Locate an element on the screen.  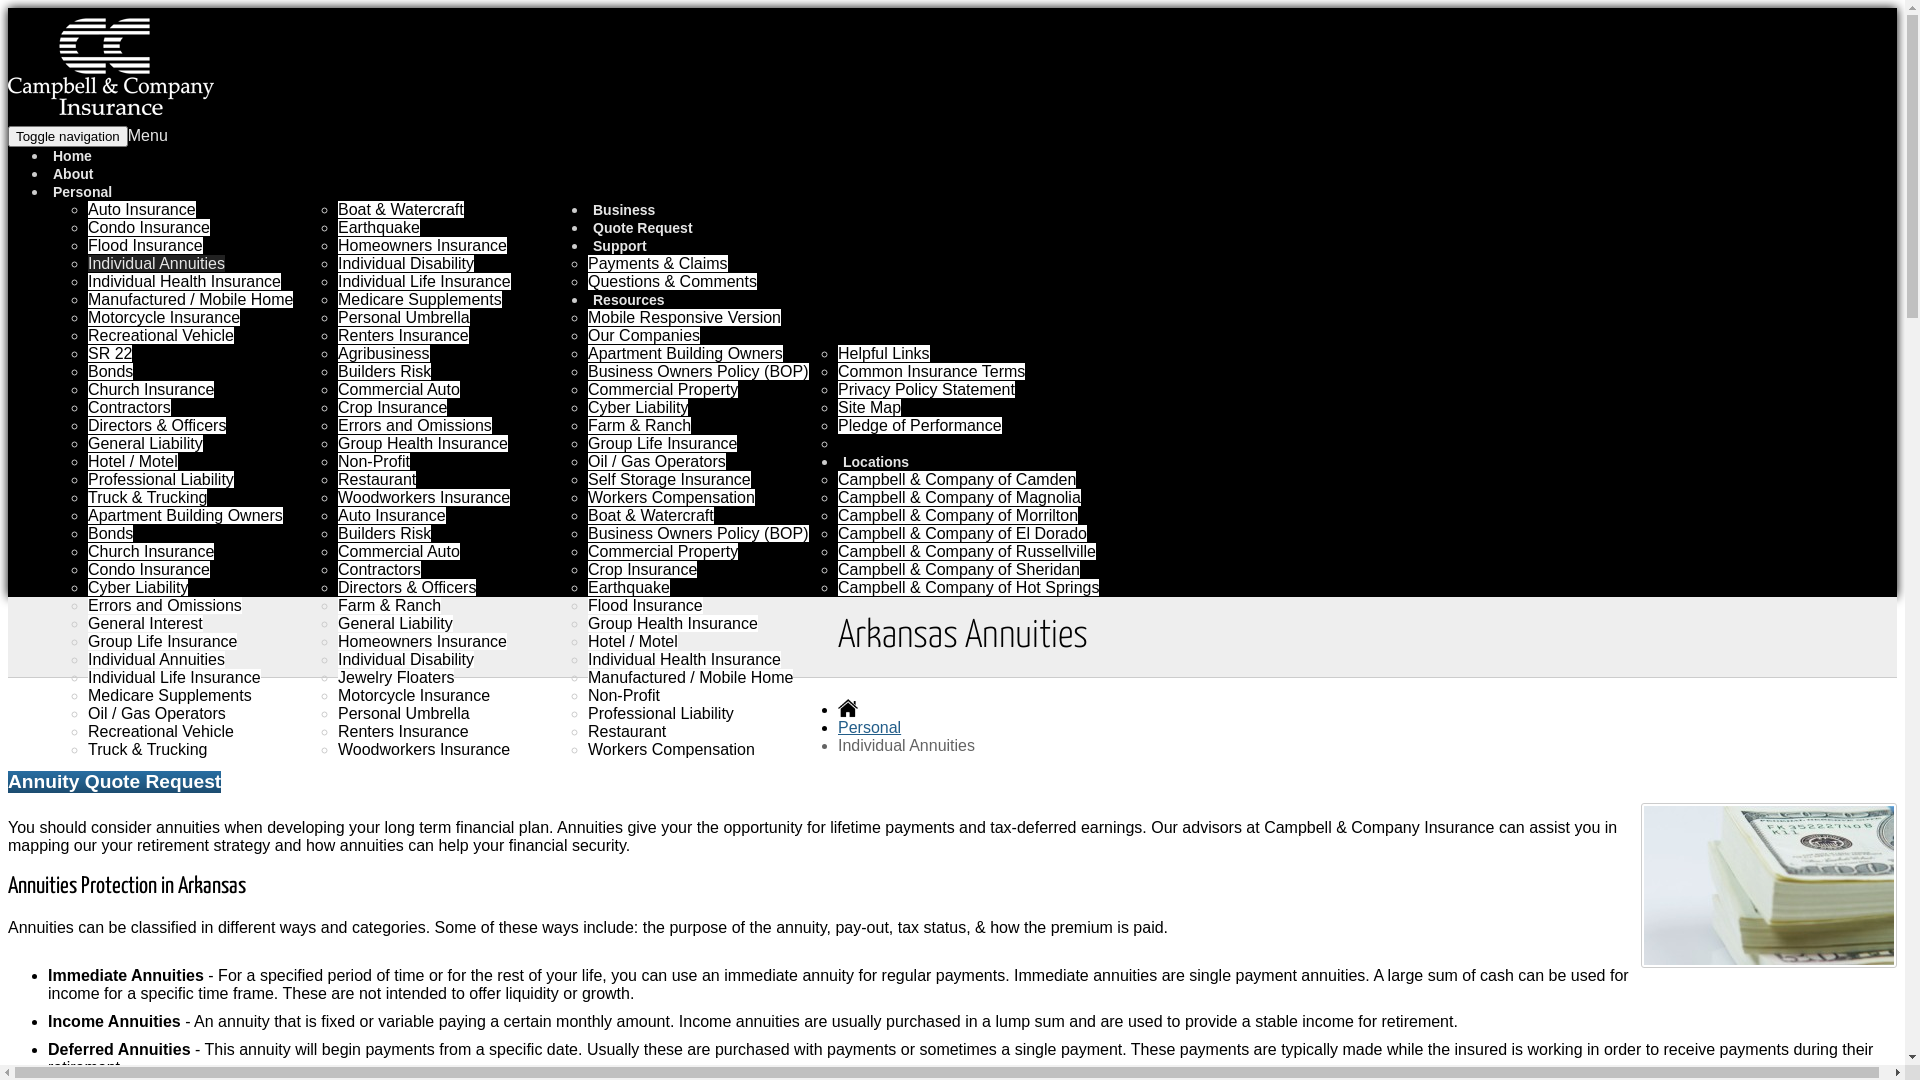
'Toggle navigation' is located at coordinates (67, 135).